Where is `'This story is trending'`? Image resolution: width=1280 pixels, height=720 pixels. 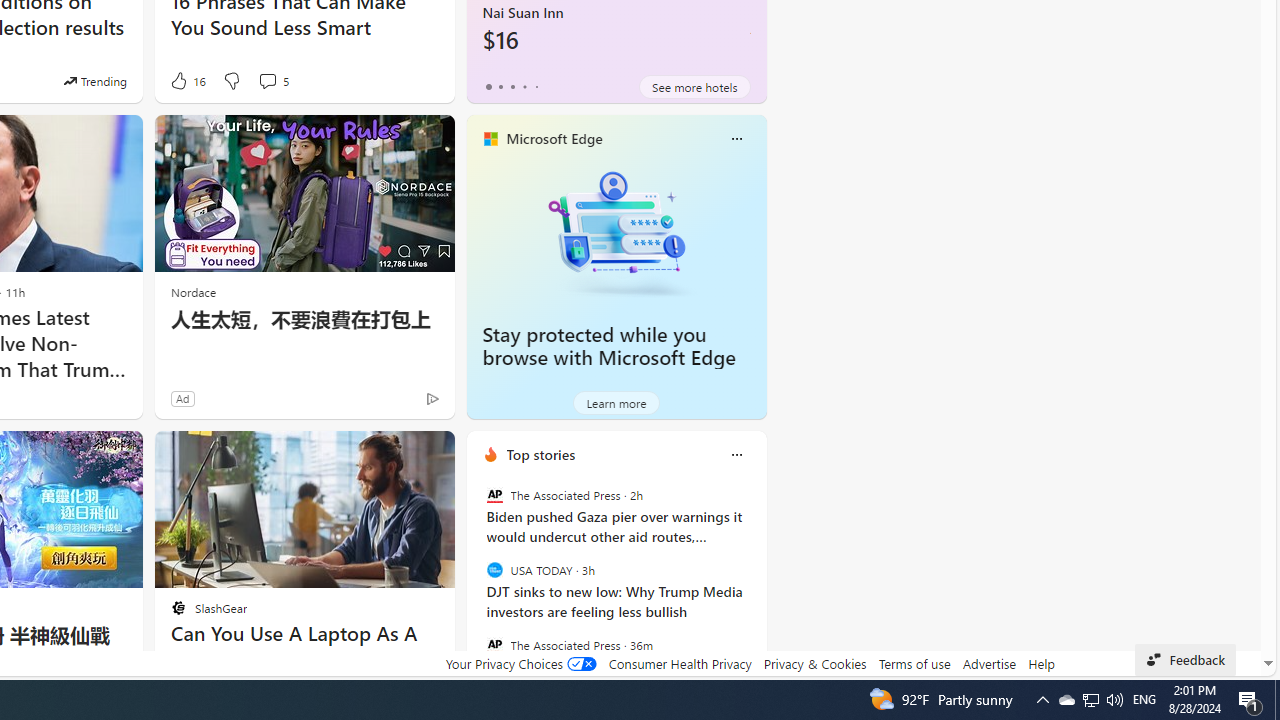
'This story is trending' is located at coordinates (94, 80).